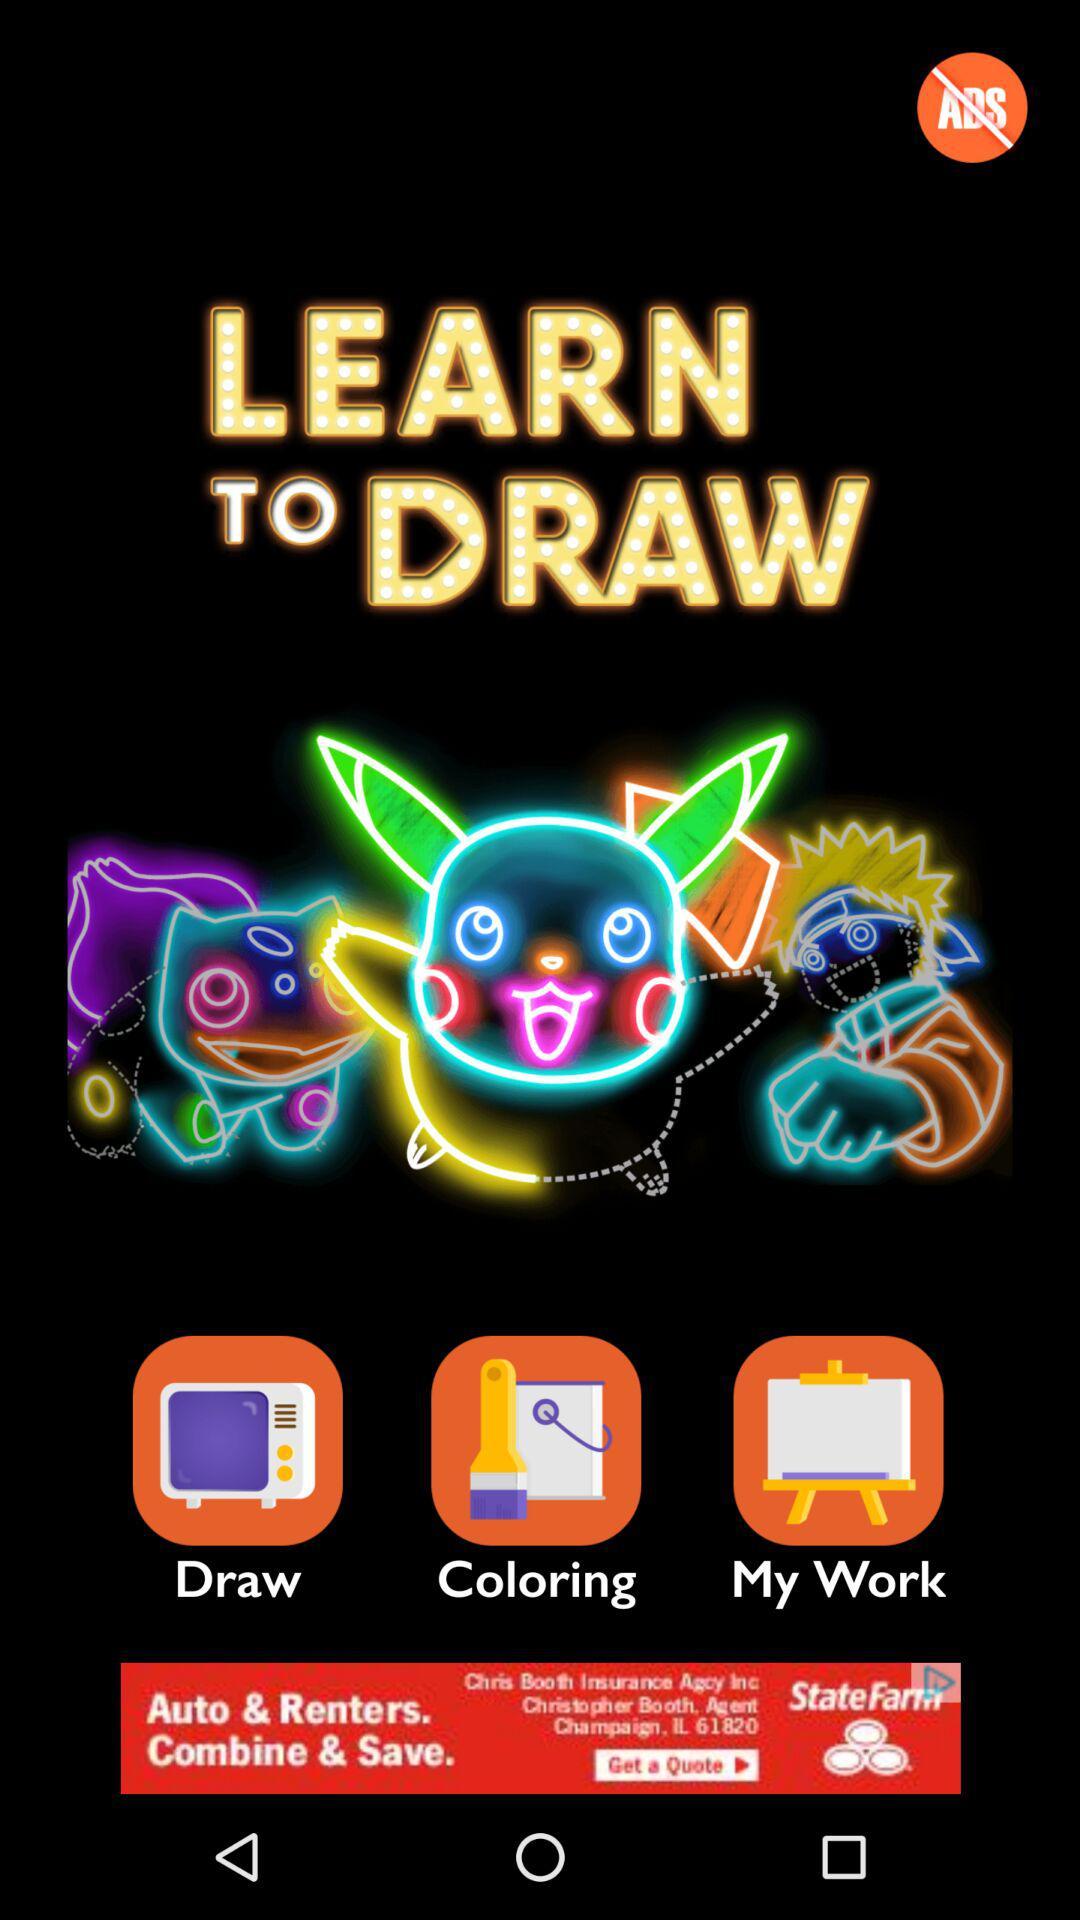 This screenshot has width=1080, height=1920. I want to click on the item above the draw icon, so click(236, 1441).